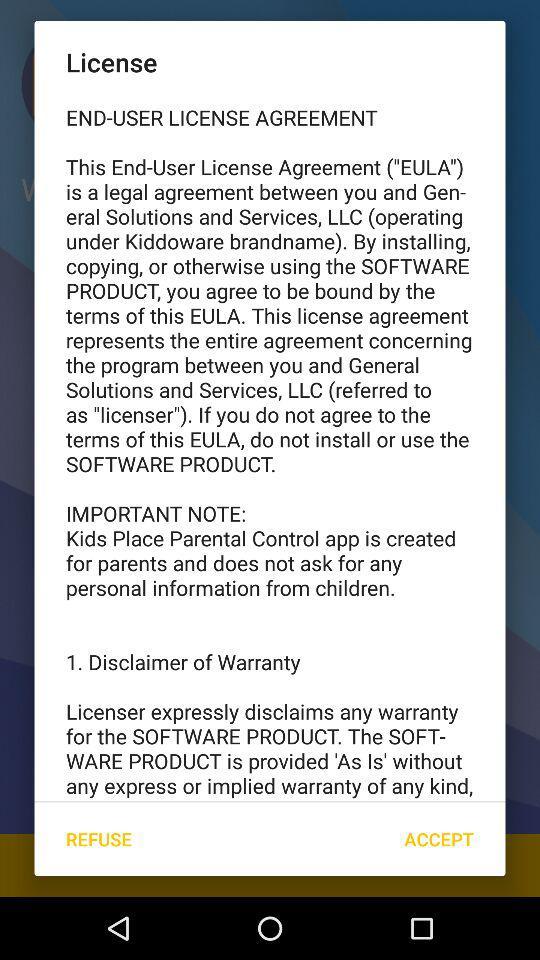  What do you see at coordinates (438, 839) in the screenshot?
I see `the accept` at bounding box center [438, 839].